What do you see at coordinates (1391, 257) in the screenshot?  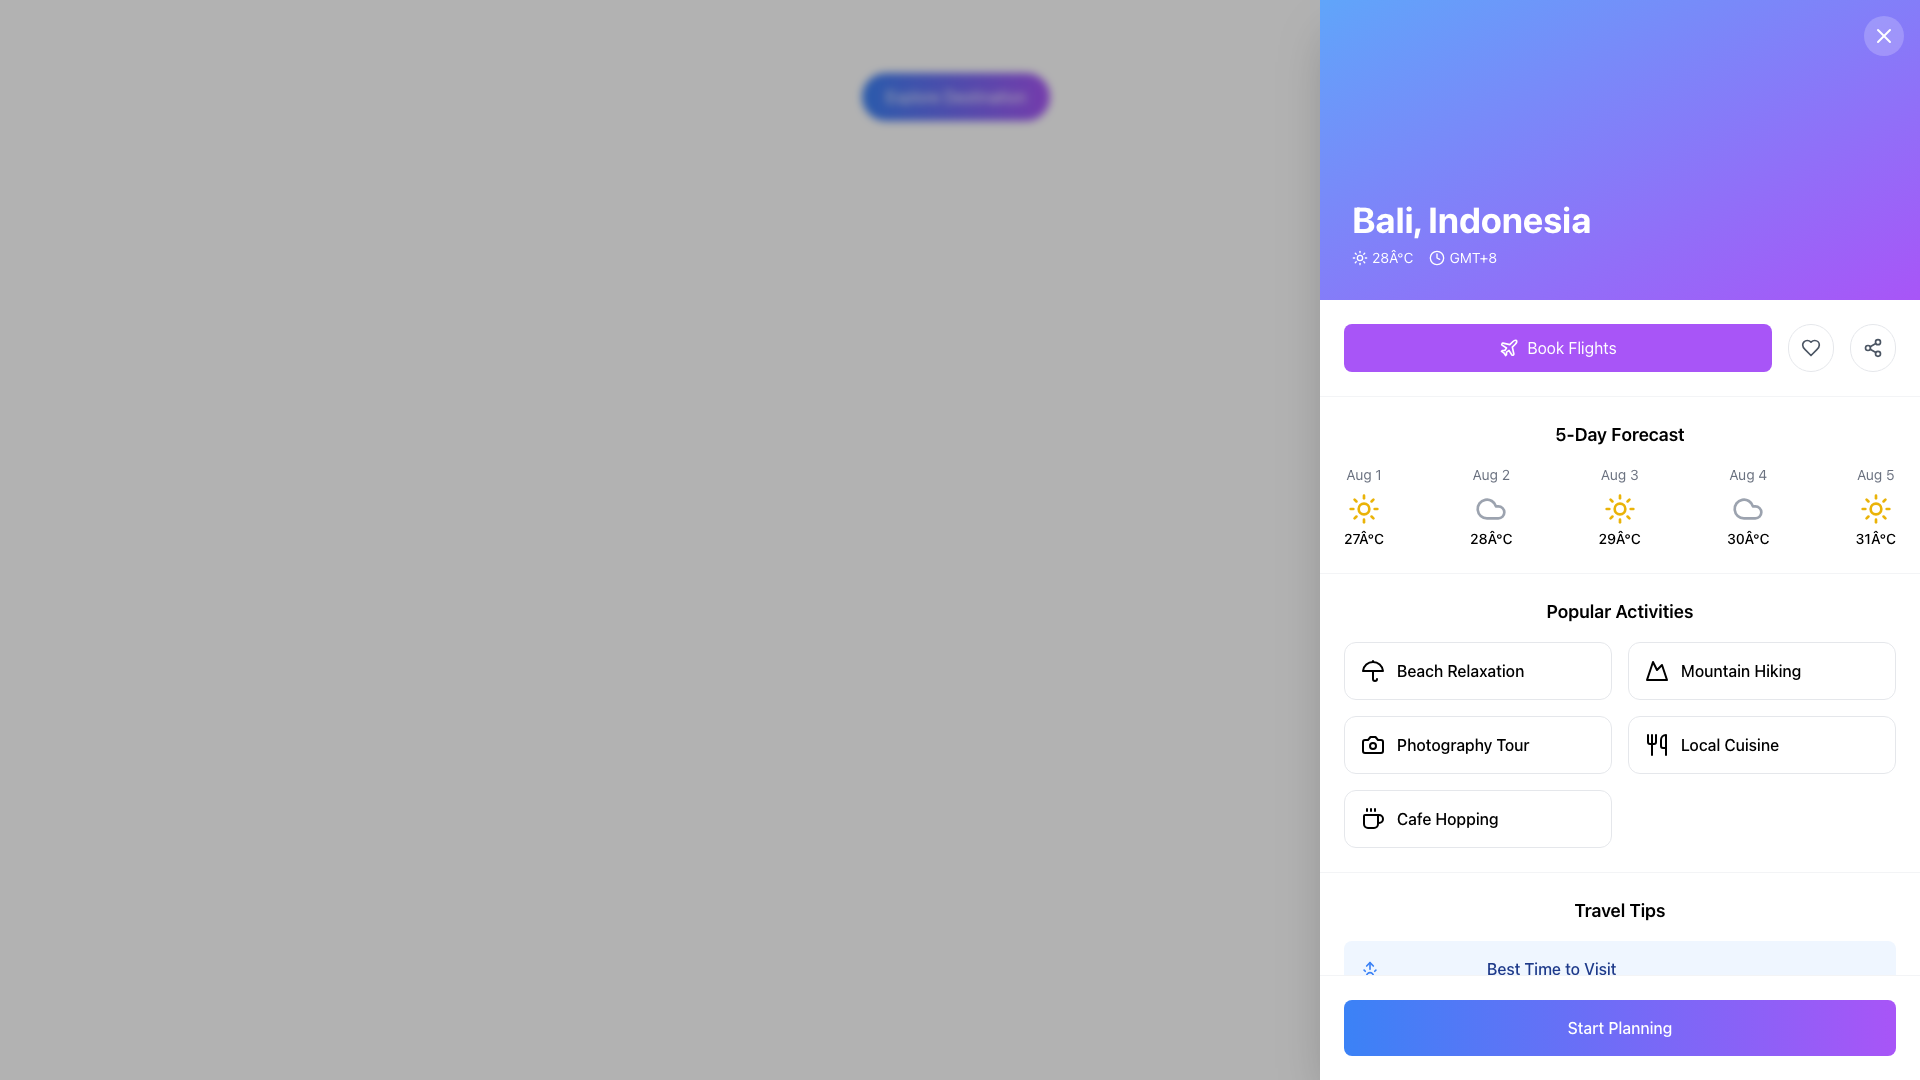 I see `the text displaying "28Â°C" that is styled with a modern sans-serif font and positioned next to the sun icon, which indicates weather information` at bounding box center [1391, 257].